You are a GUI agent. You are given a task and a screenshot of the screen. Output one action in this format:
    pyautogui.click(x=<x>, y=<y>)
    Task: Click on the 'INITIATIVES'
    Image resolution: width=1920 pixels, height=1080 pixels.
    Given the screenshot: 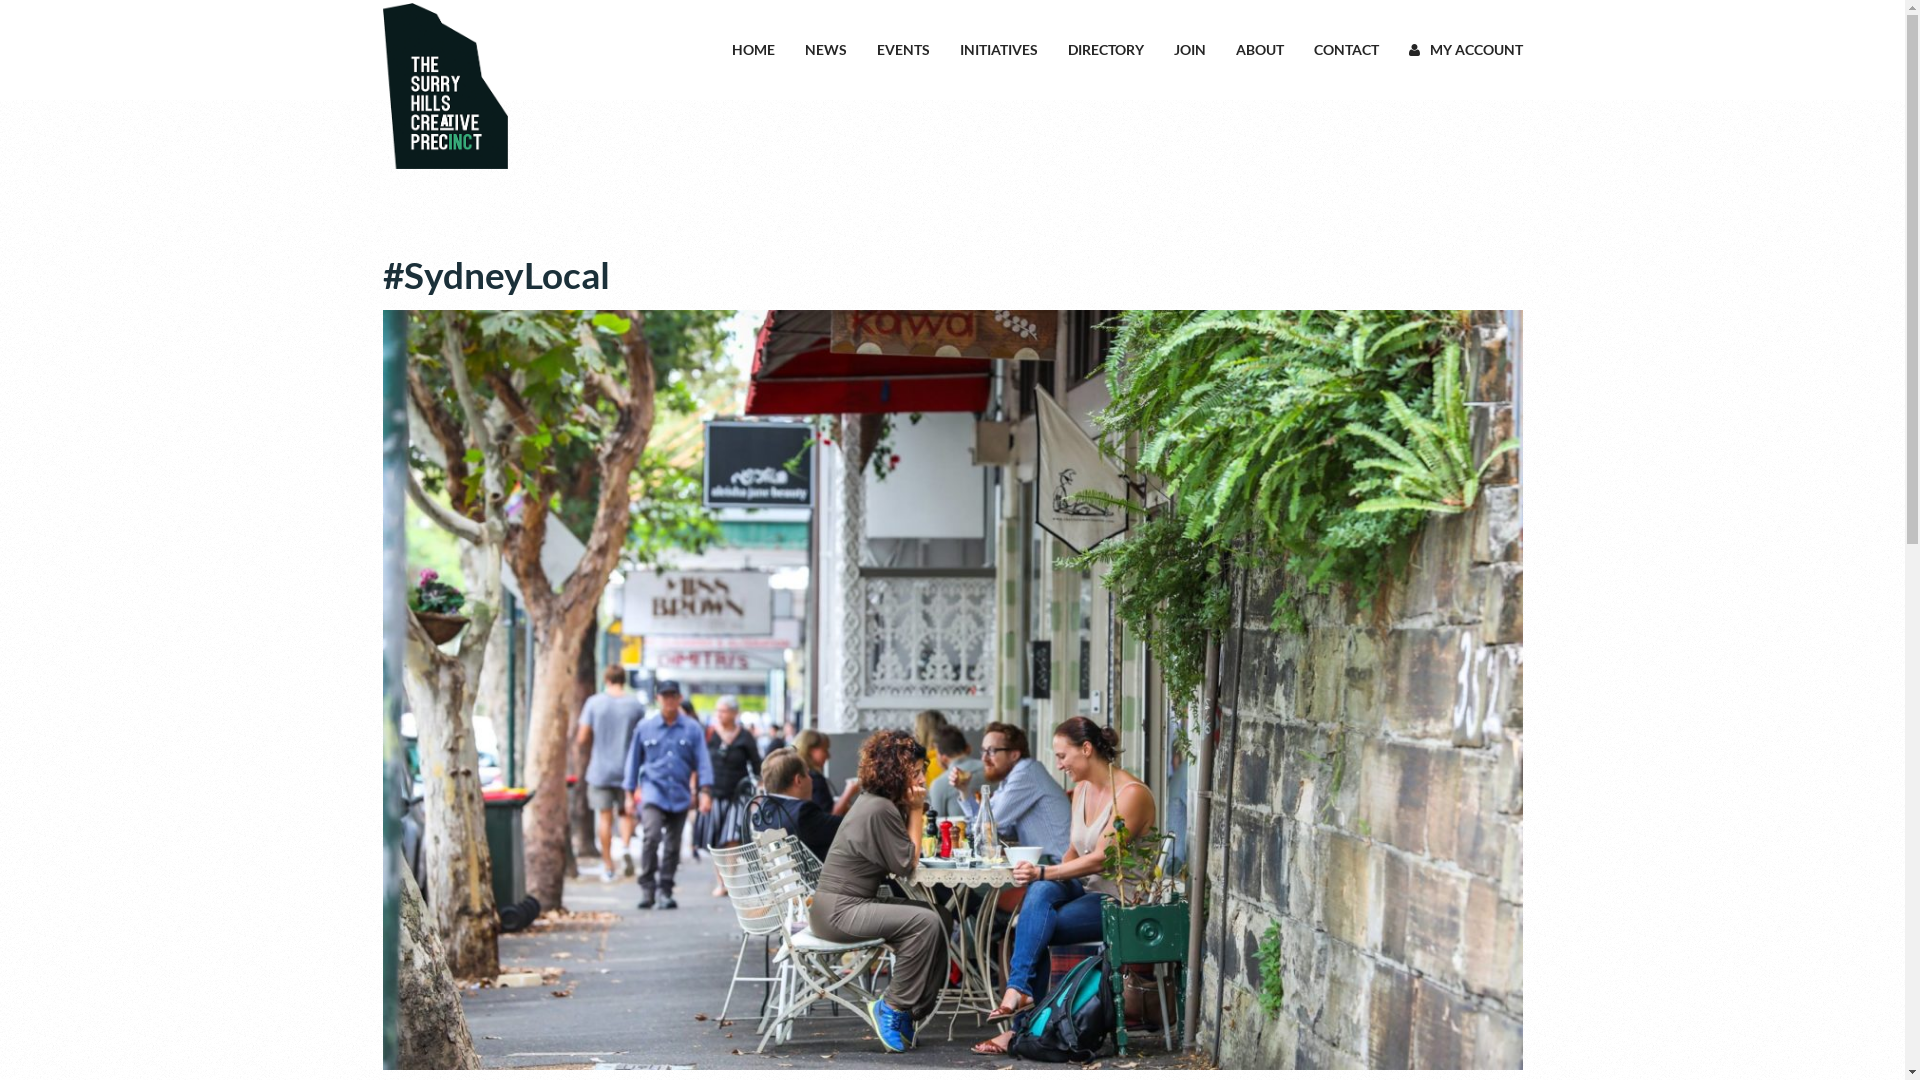 What is the action you would take?
    pyautogui.click(x=960, y=49)
    